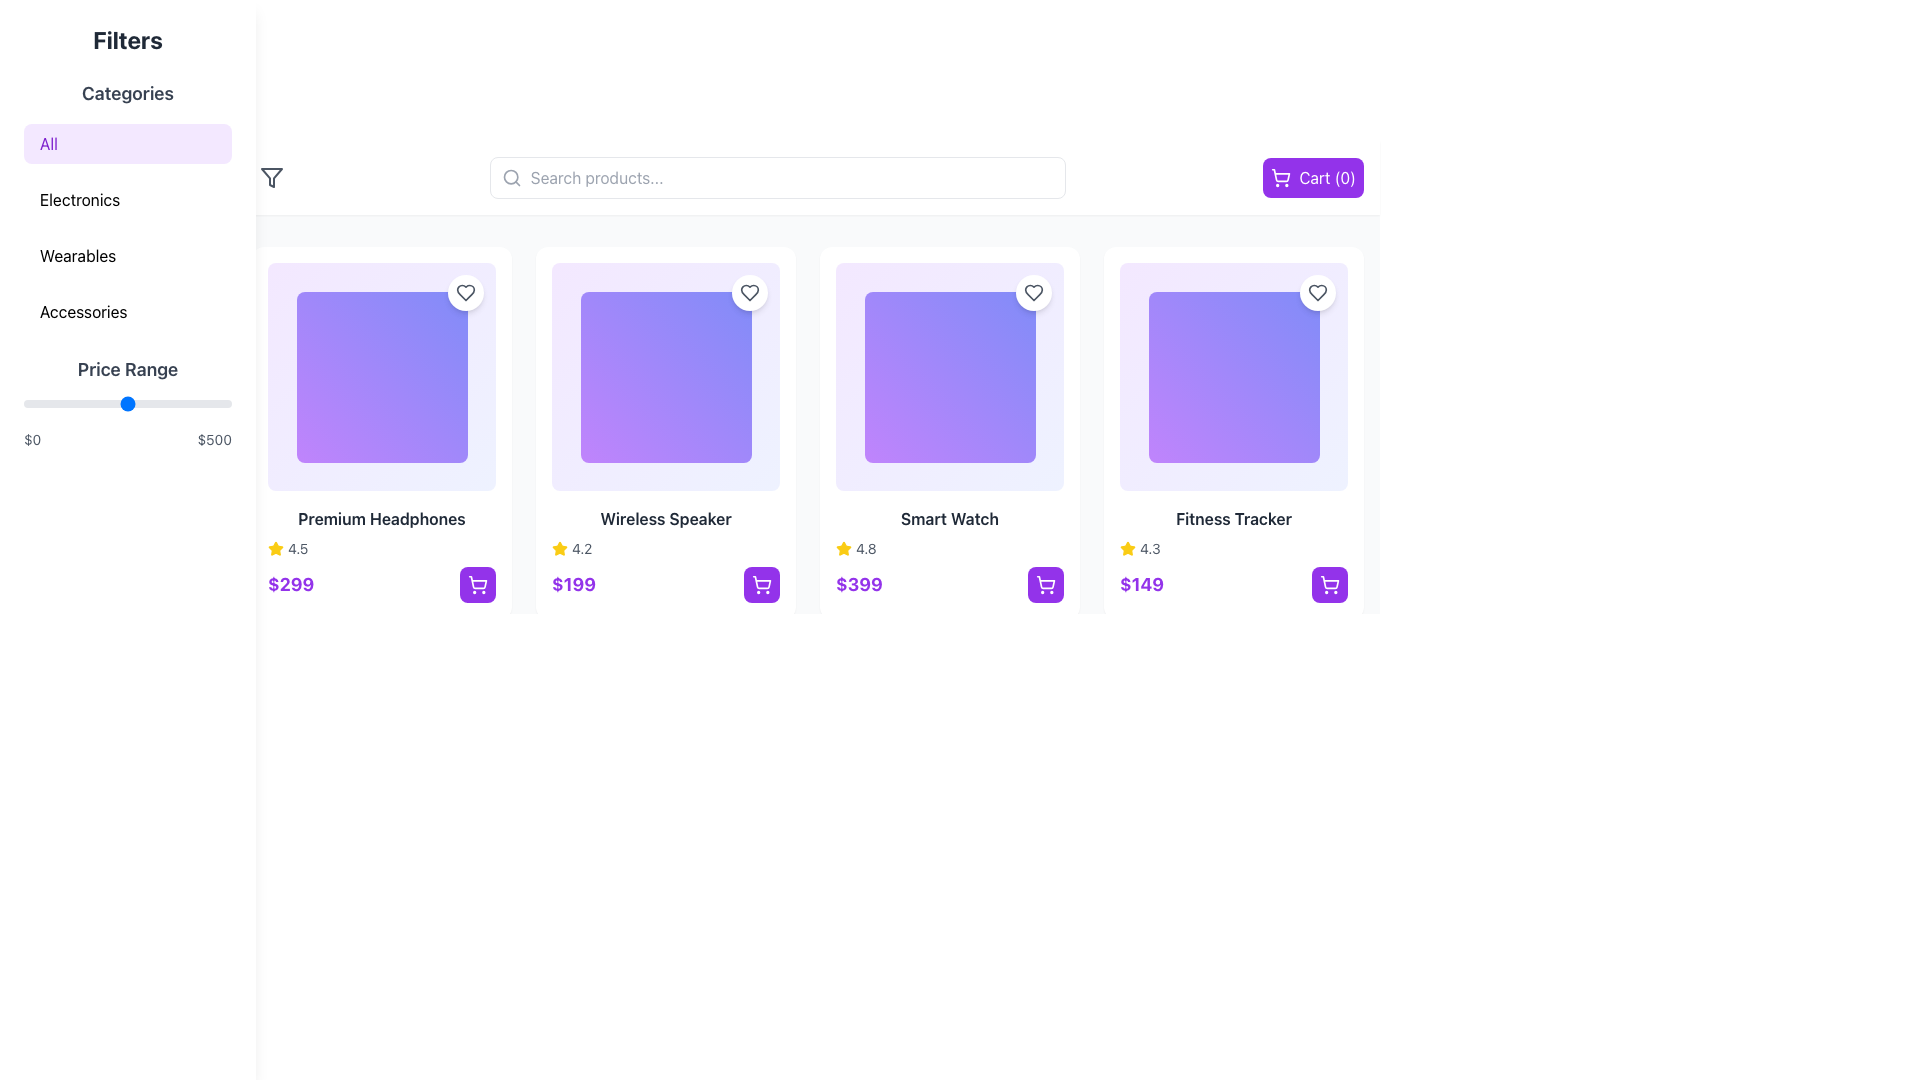  I want to click on the decorative search icon located on the left side of the search input field in the toolbar, so click(511, 176).